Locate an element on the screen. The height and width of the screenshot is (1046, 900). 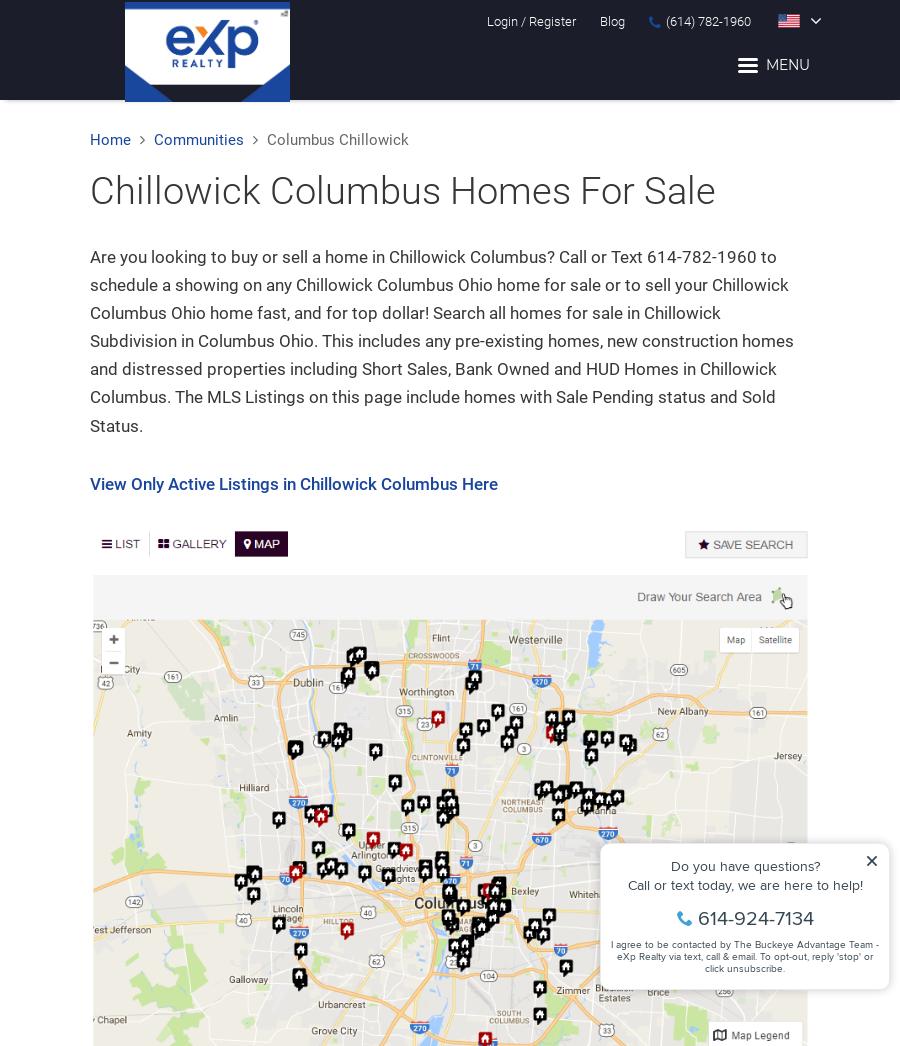
'MENU' is located at coordinates (788, 64).